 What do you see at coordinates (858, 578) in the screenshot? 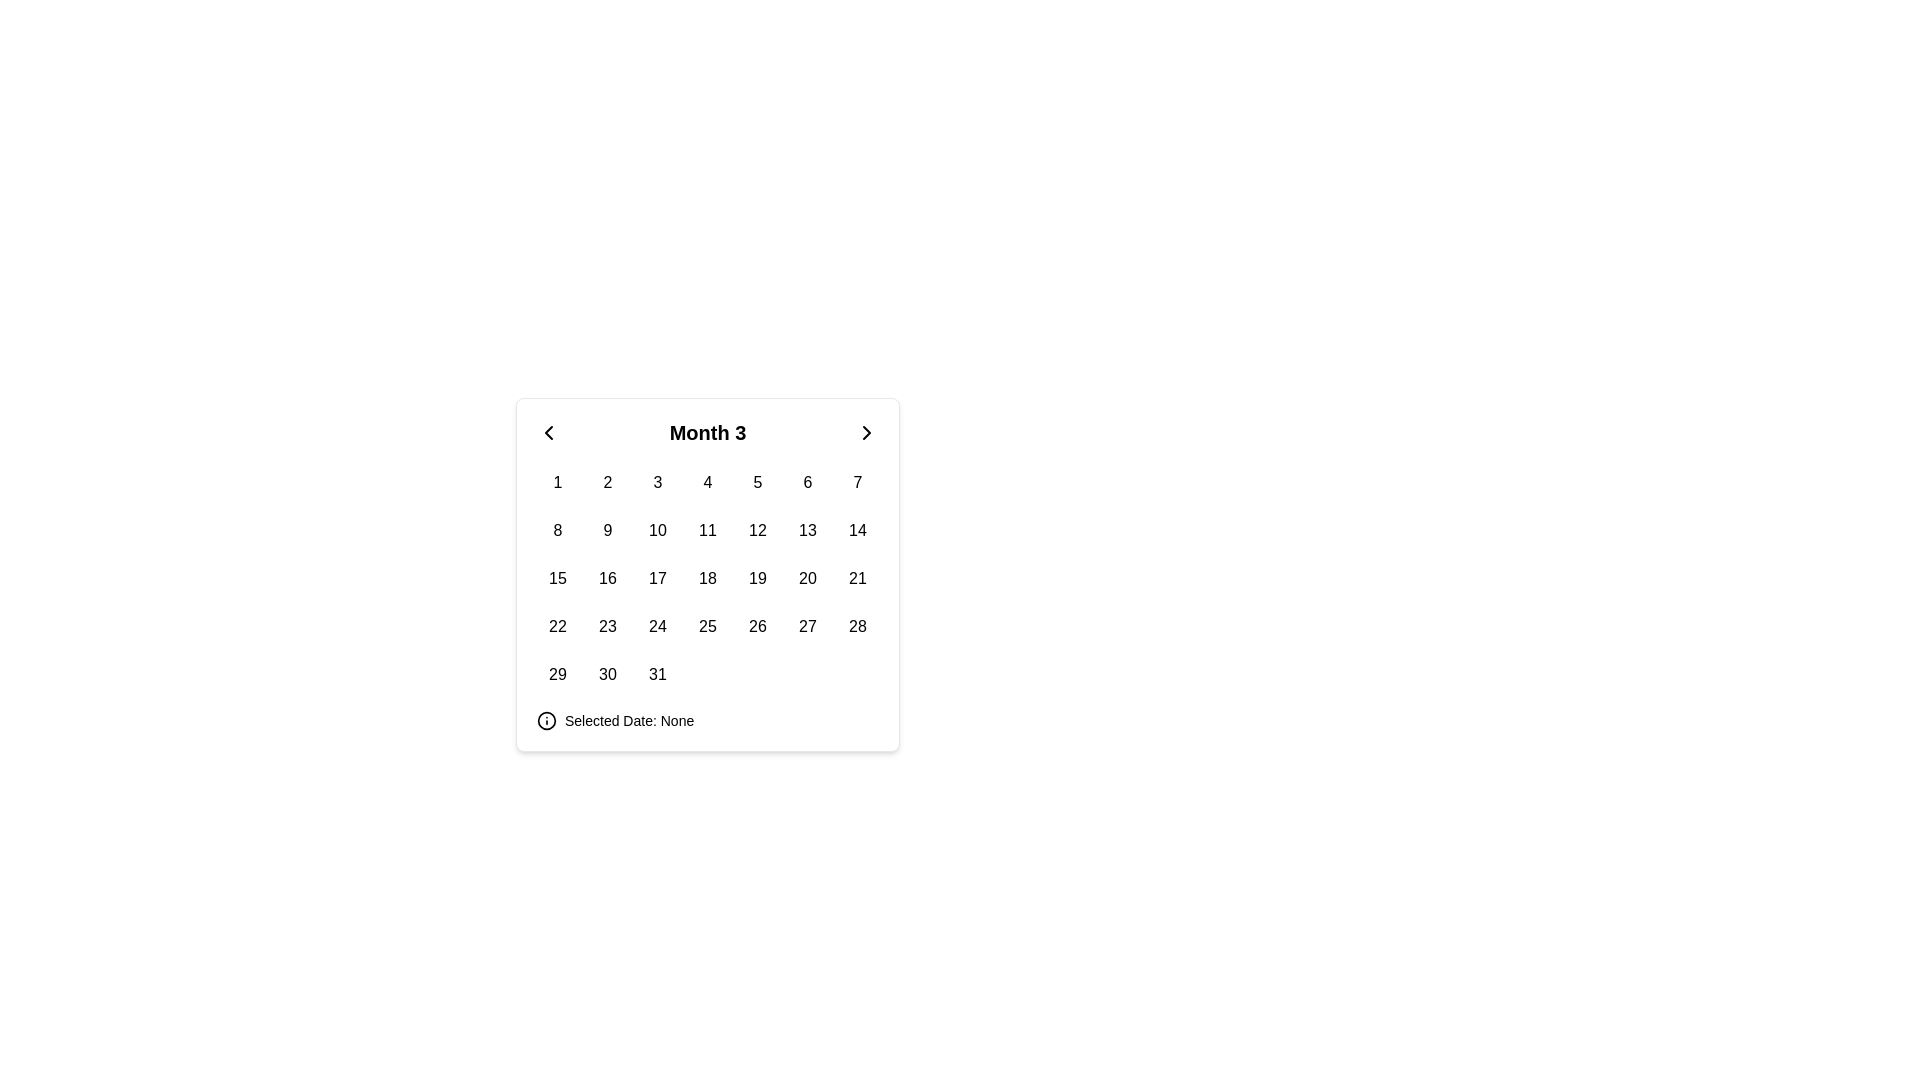
I see `the calendar day button for the 21st day of the month located in the third row, seventh column of the calendar grid` at bounding box center [858, 578].